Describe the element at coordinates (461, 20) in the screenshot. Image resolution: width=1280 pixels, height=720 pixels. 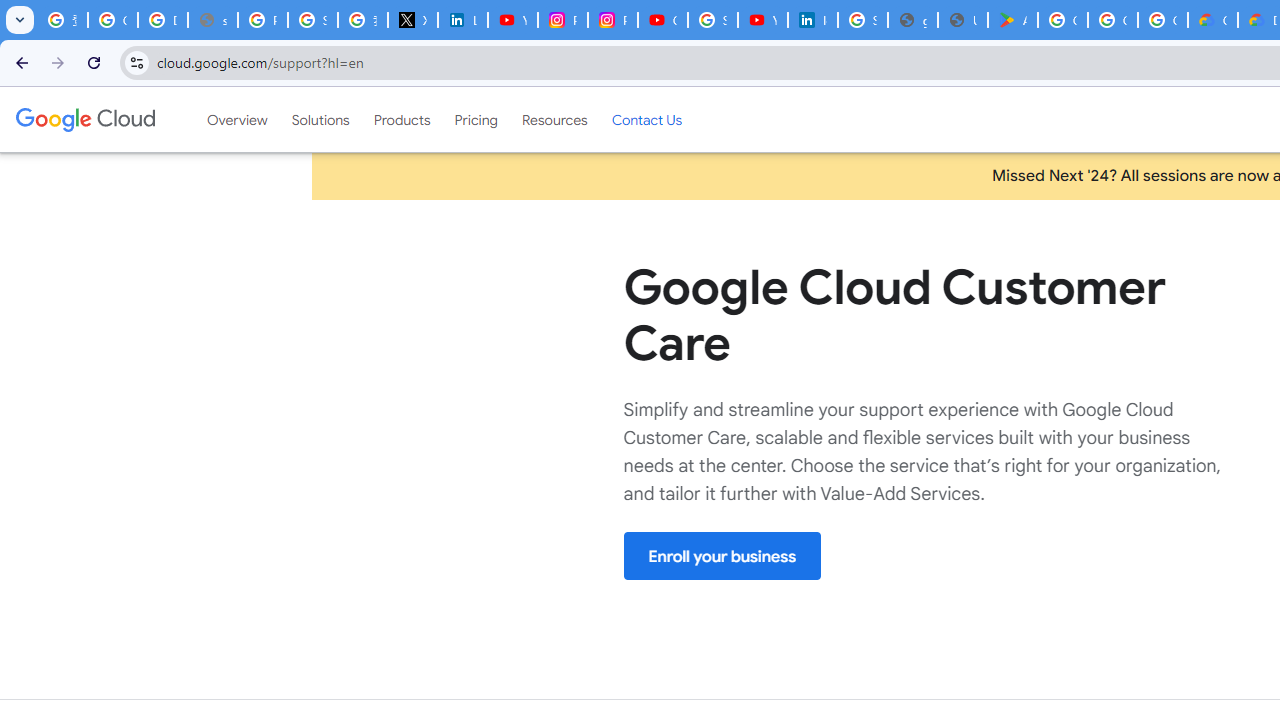
I see `'LinkedIn Privacy Policy'` at that location.